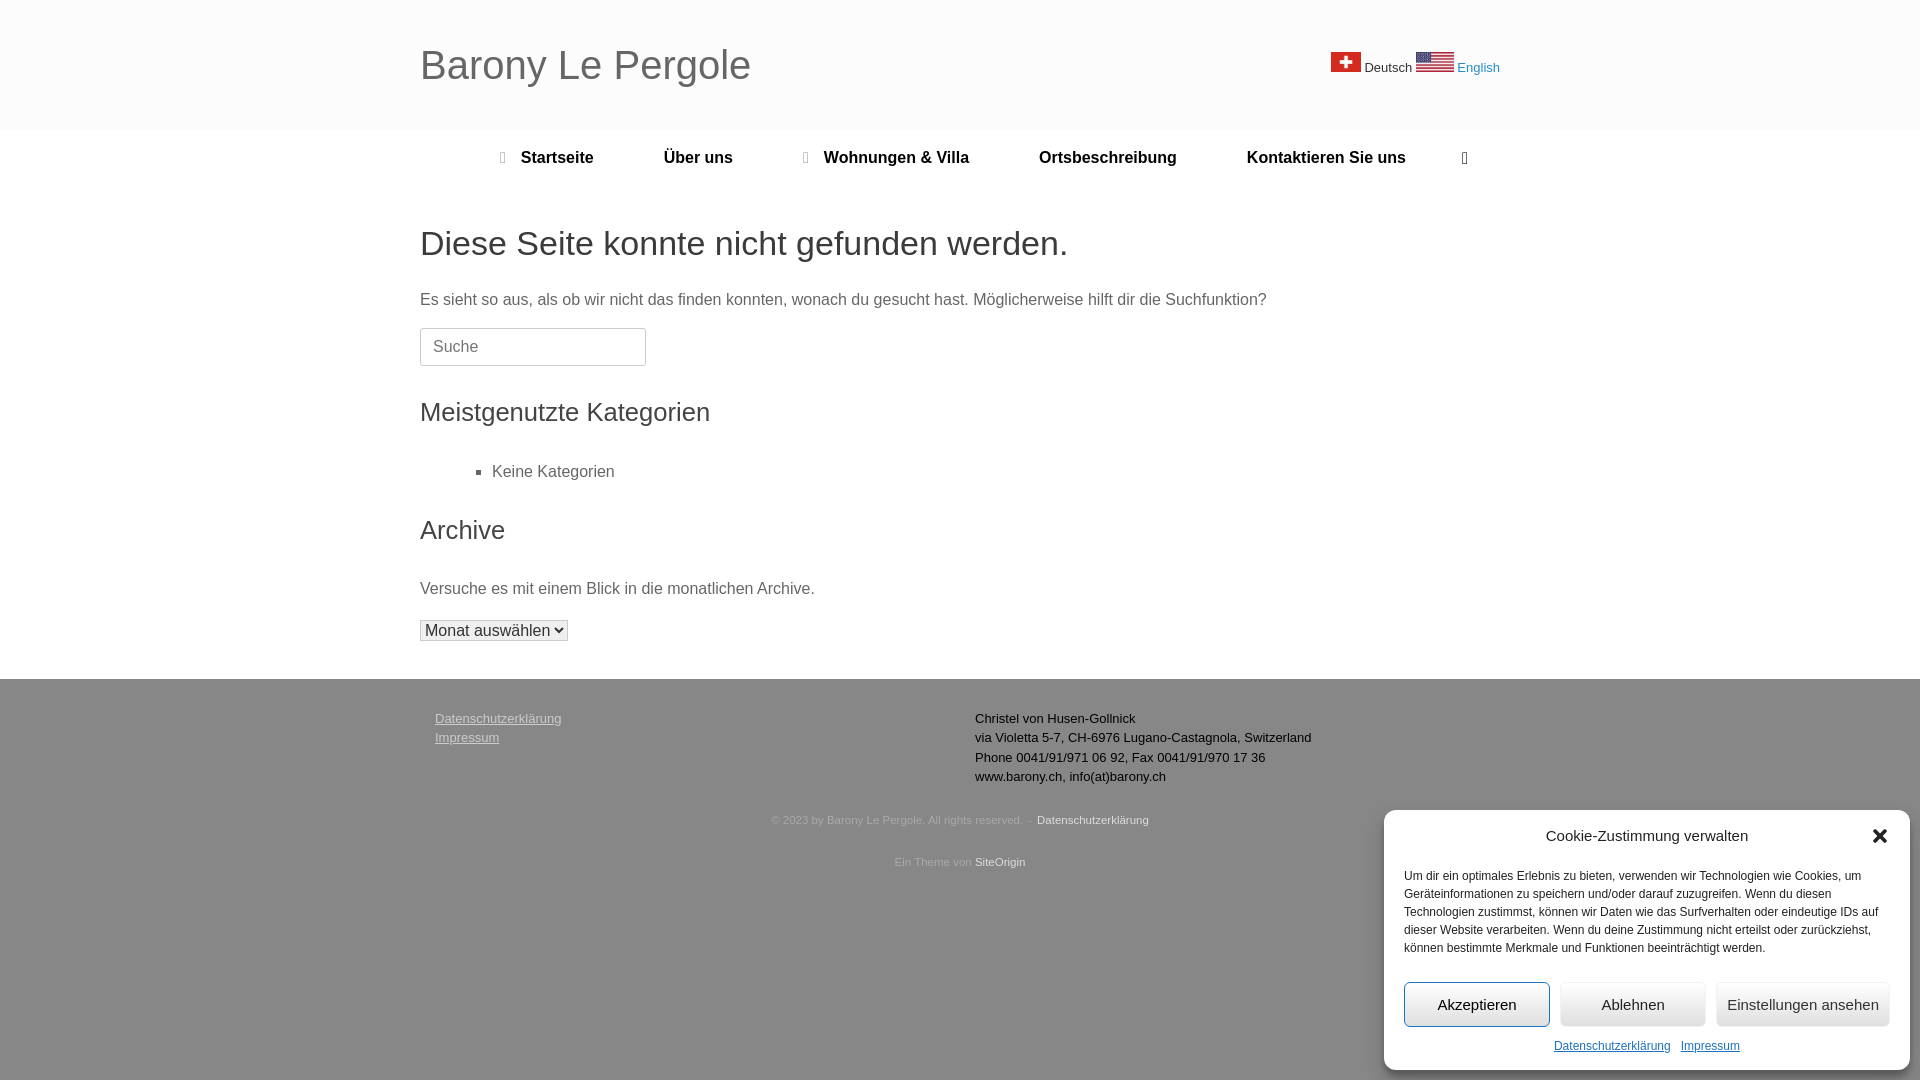  What do you see at coordinates (1003, 157) in the screenshot?
I see `'Ortsbeschreibung'` at bounding box center [1003, 157].